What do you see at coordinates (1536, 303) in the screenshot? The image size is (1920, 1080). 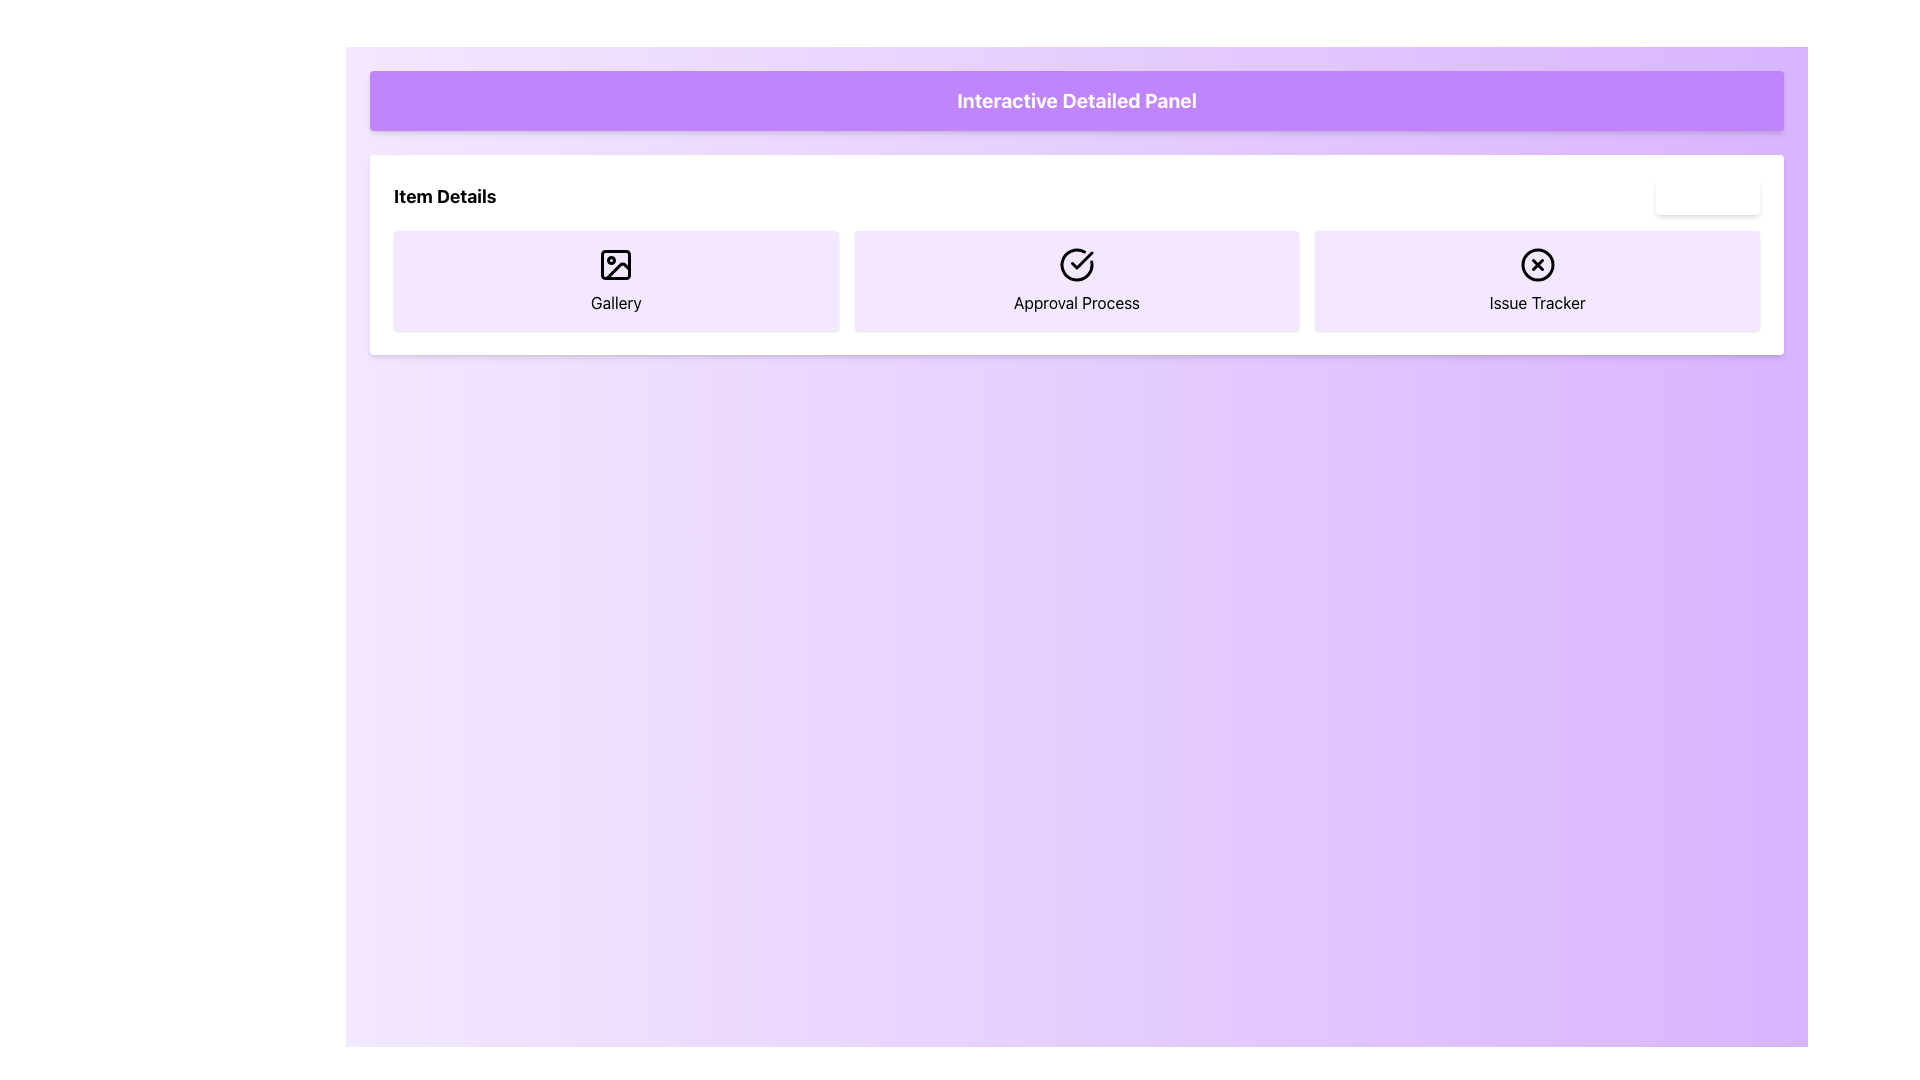 I see `the Text Label that indicates the title of the 'Issue Tracker' section, located centrally below the circular icon with an 'X'` at bounding box center [1536, 303].